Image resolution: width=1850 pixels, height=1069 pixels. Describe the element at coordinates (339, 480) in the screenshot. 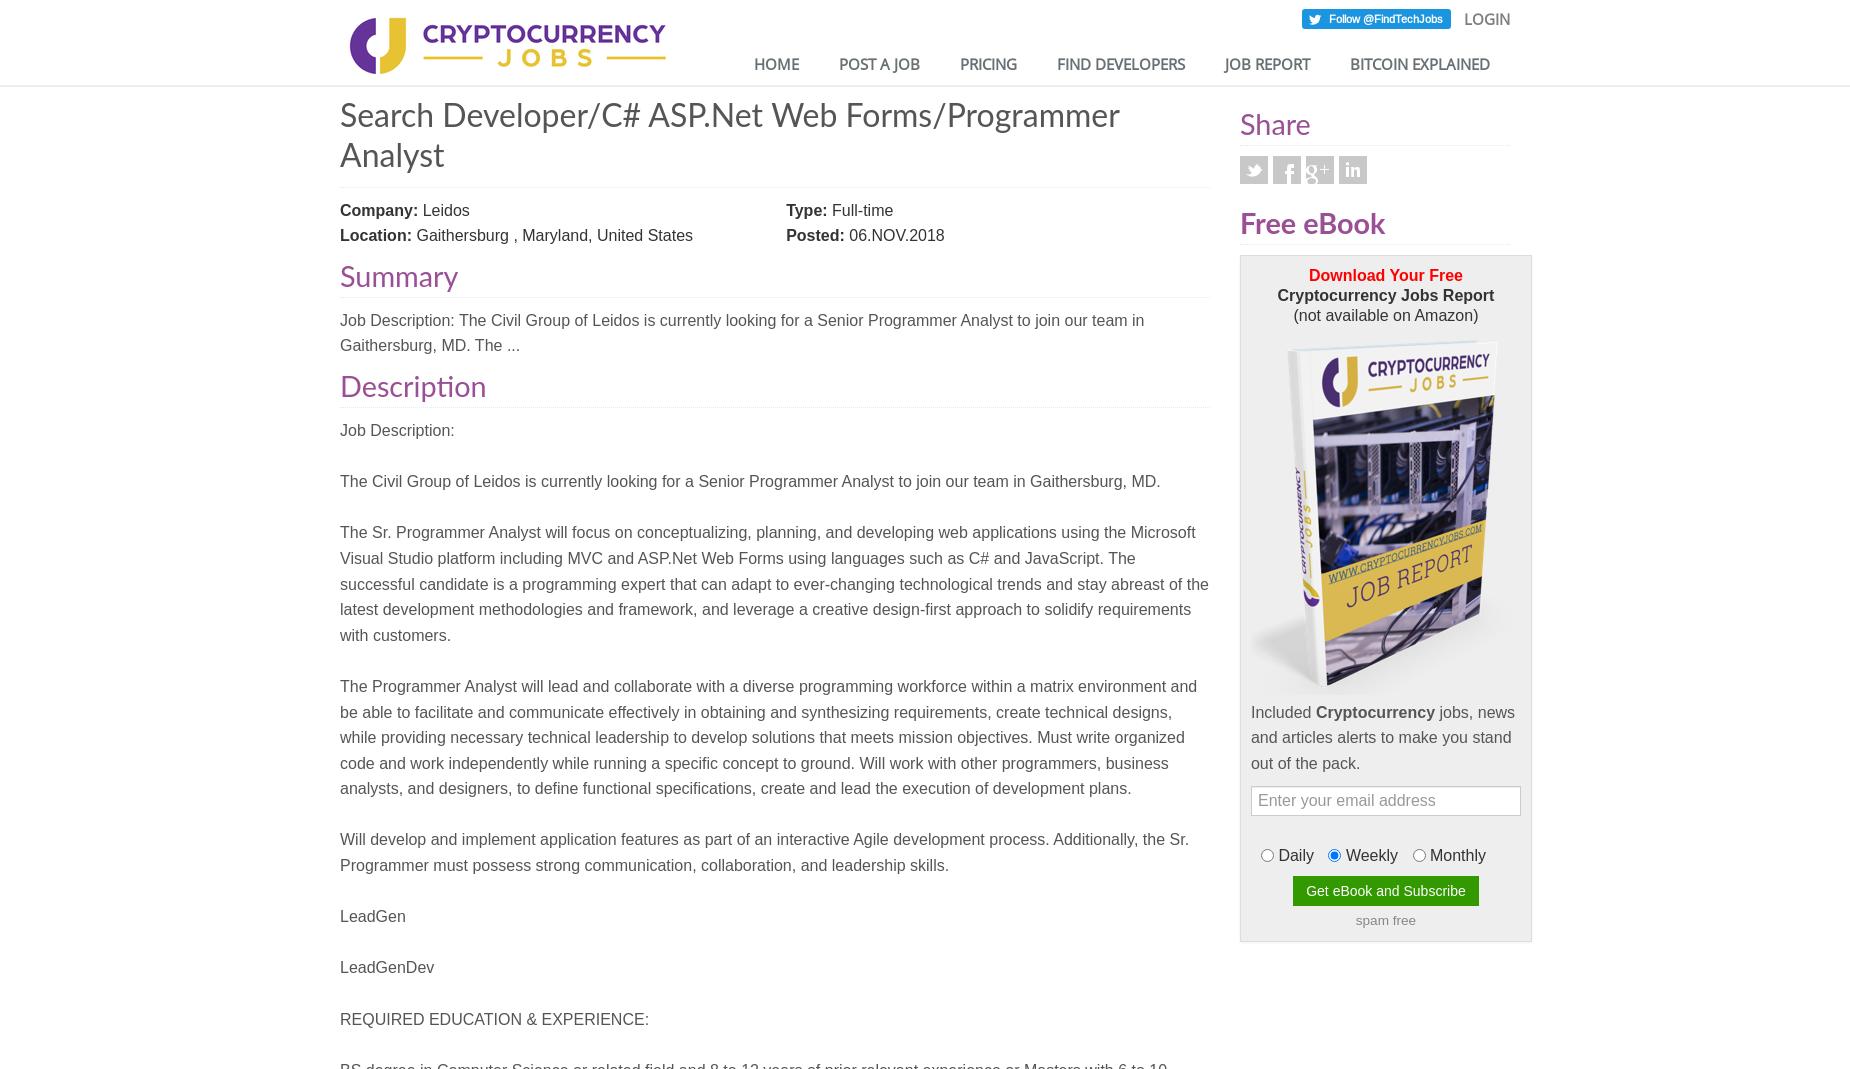

I see `'The Civil Group of Leidos is currently looking for a Senior Programmer Analyst to join our team in Gaithersburg, MD.'` at that location.